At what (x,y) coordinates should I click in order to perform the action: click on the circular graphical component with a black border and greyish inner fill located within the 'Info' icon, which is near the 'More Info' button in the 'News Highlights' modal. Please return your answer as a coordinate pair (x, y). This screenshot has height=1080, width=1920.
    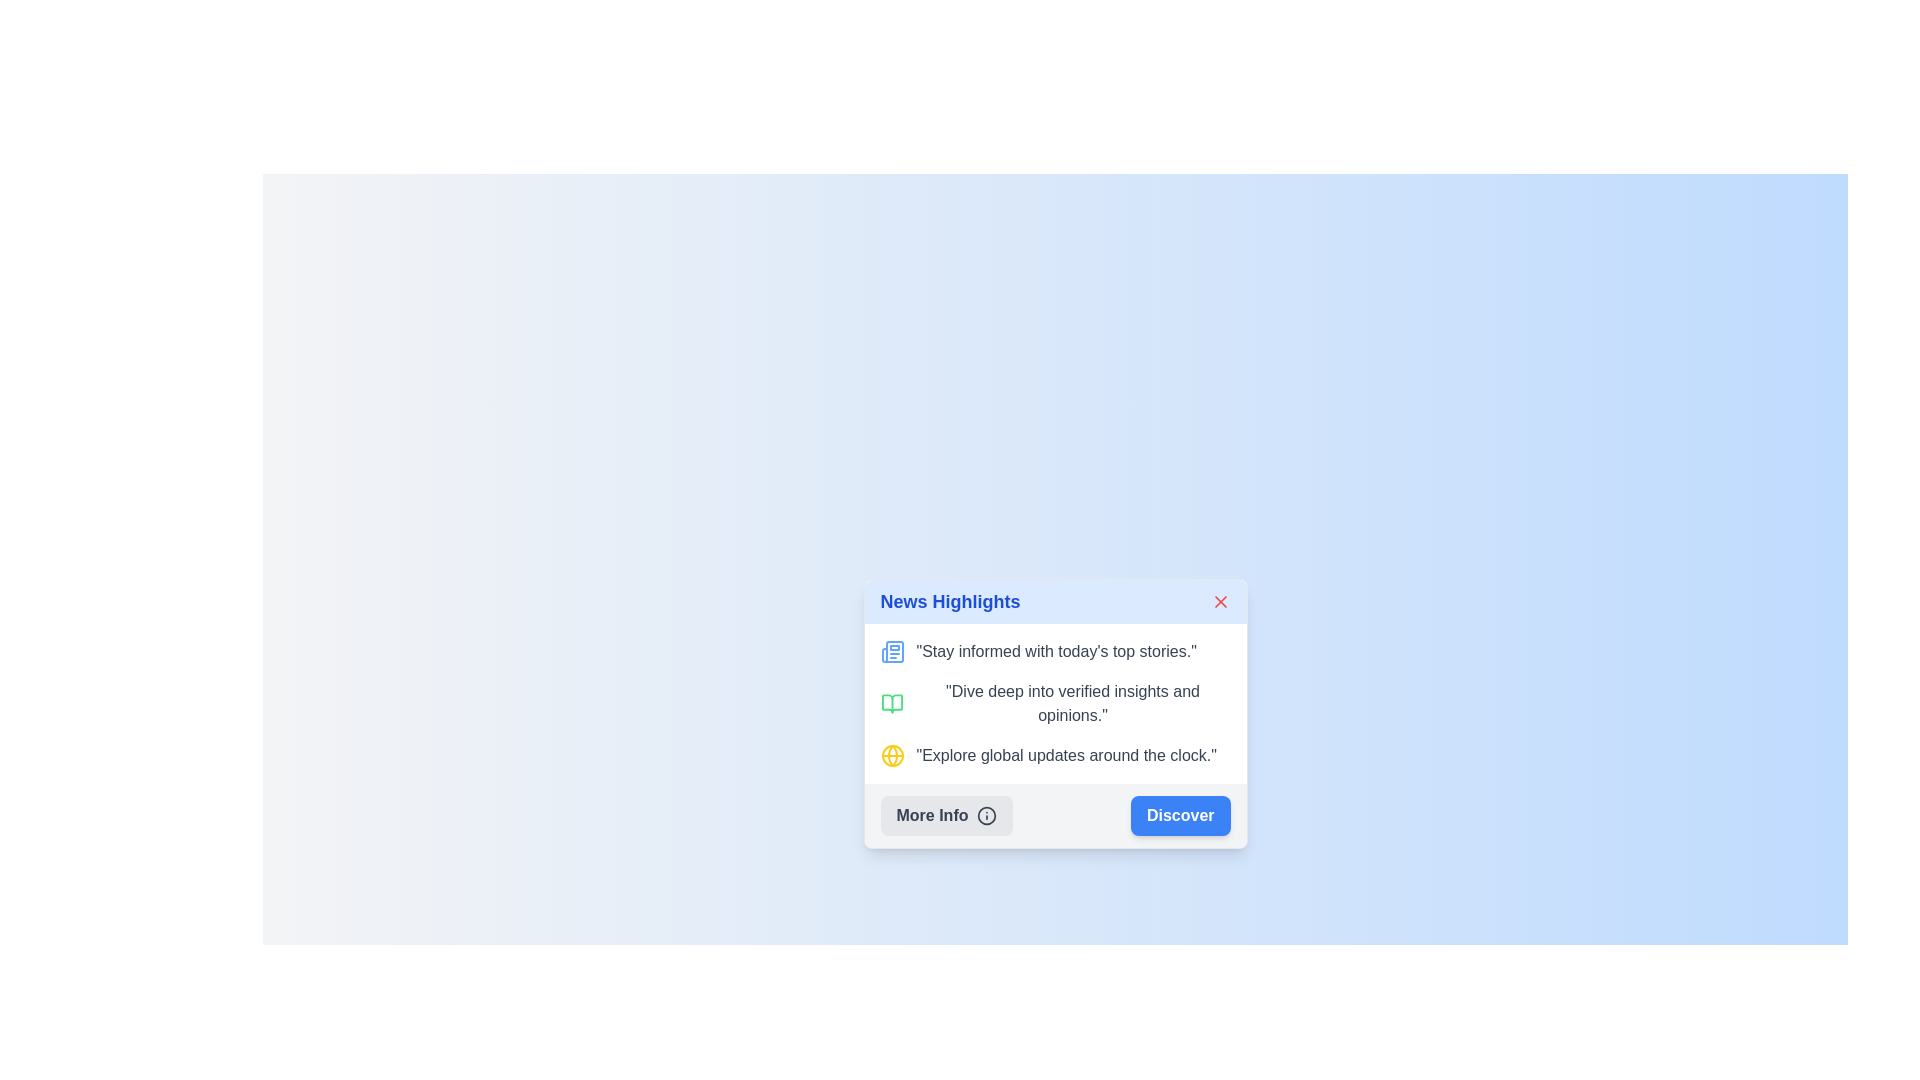
    Looking at the image, I should click on (986, 816).